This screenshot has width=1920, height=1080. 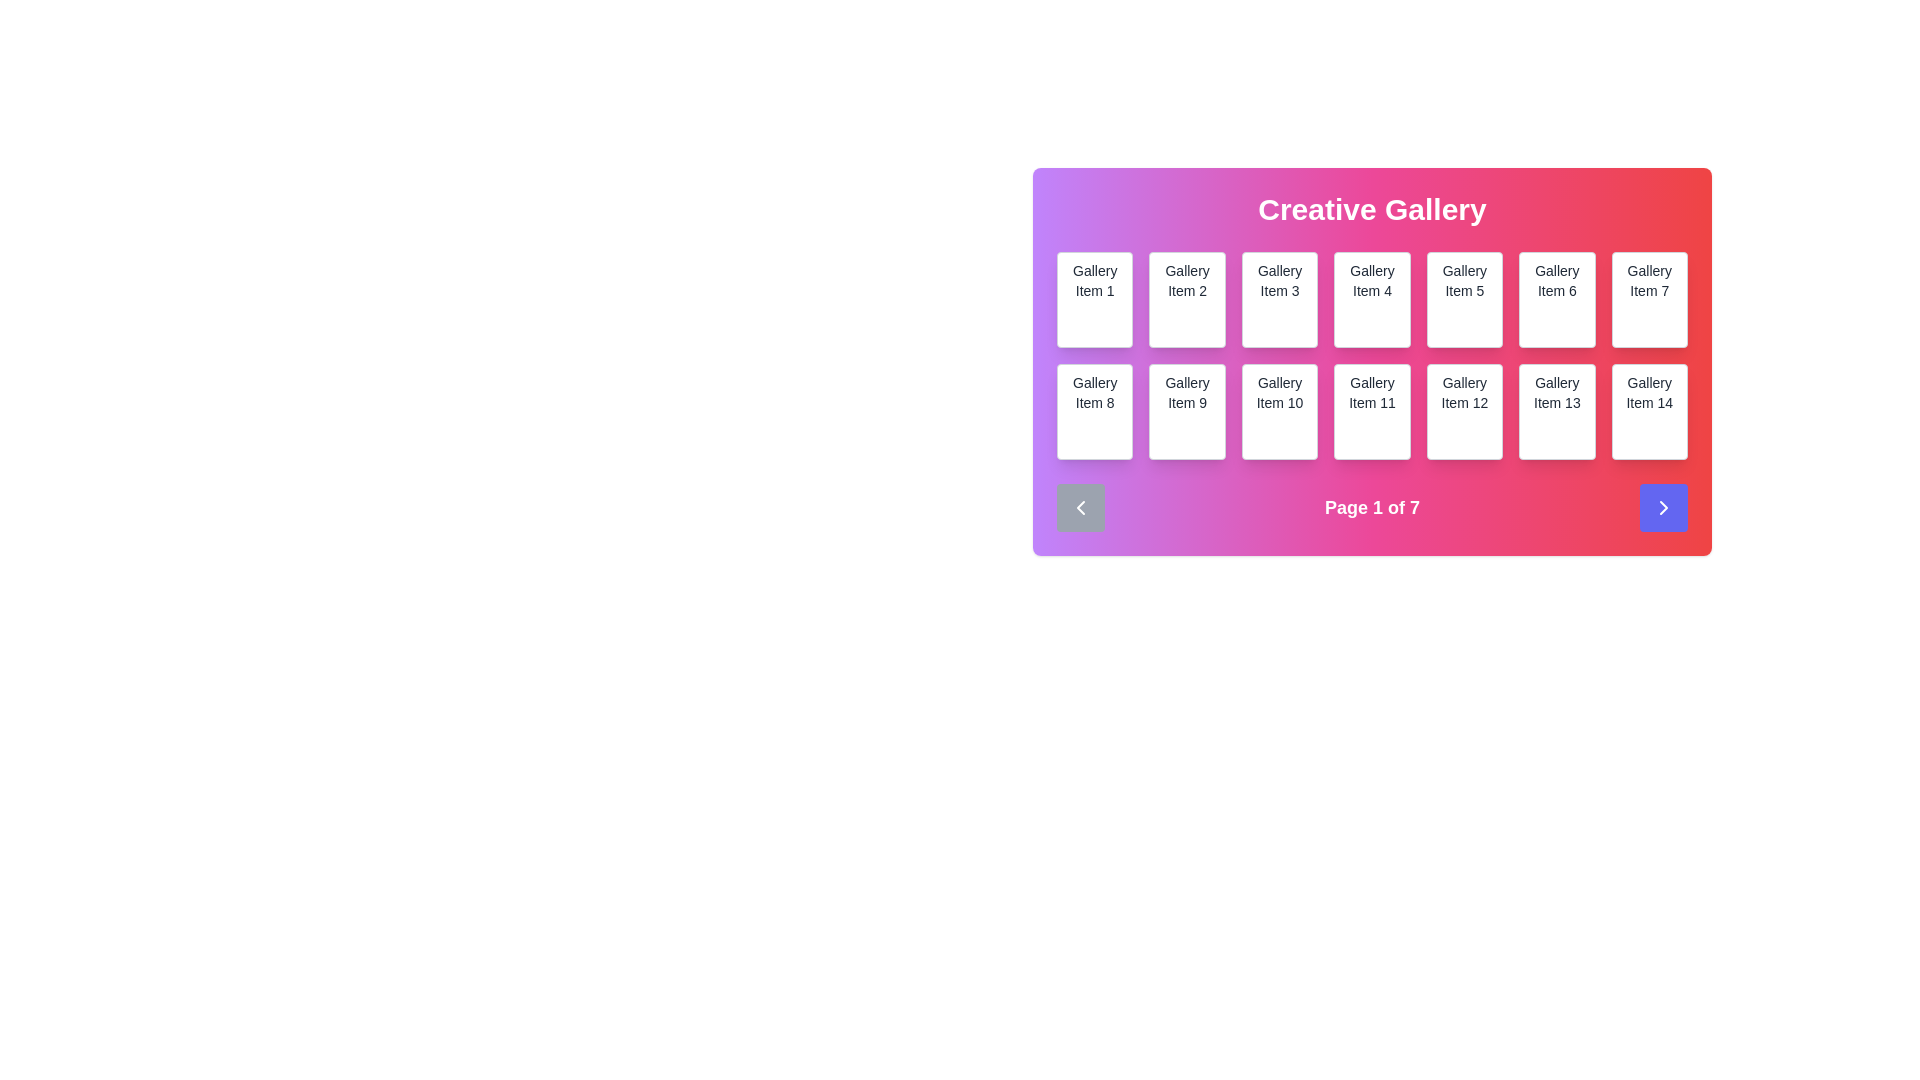 What do you see at coordinates (1280, 411) in the screenshot?
I see `the Display Card located in the second row and third column of the gallery layout, which is visually informative and not interactive` at bounding box center [1280, 411].